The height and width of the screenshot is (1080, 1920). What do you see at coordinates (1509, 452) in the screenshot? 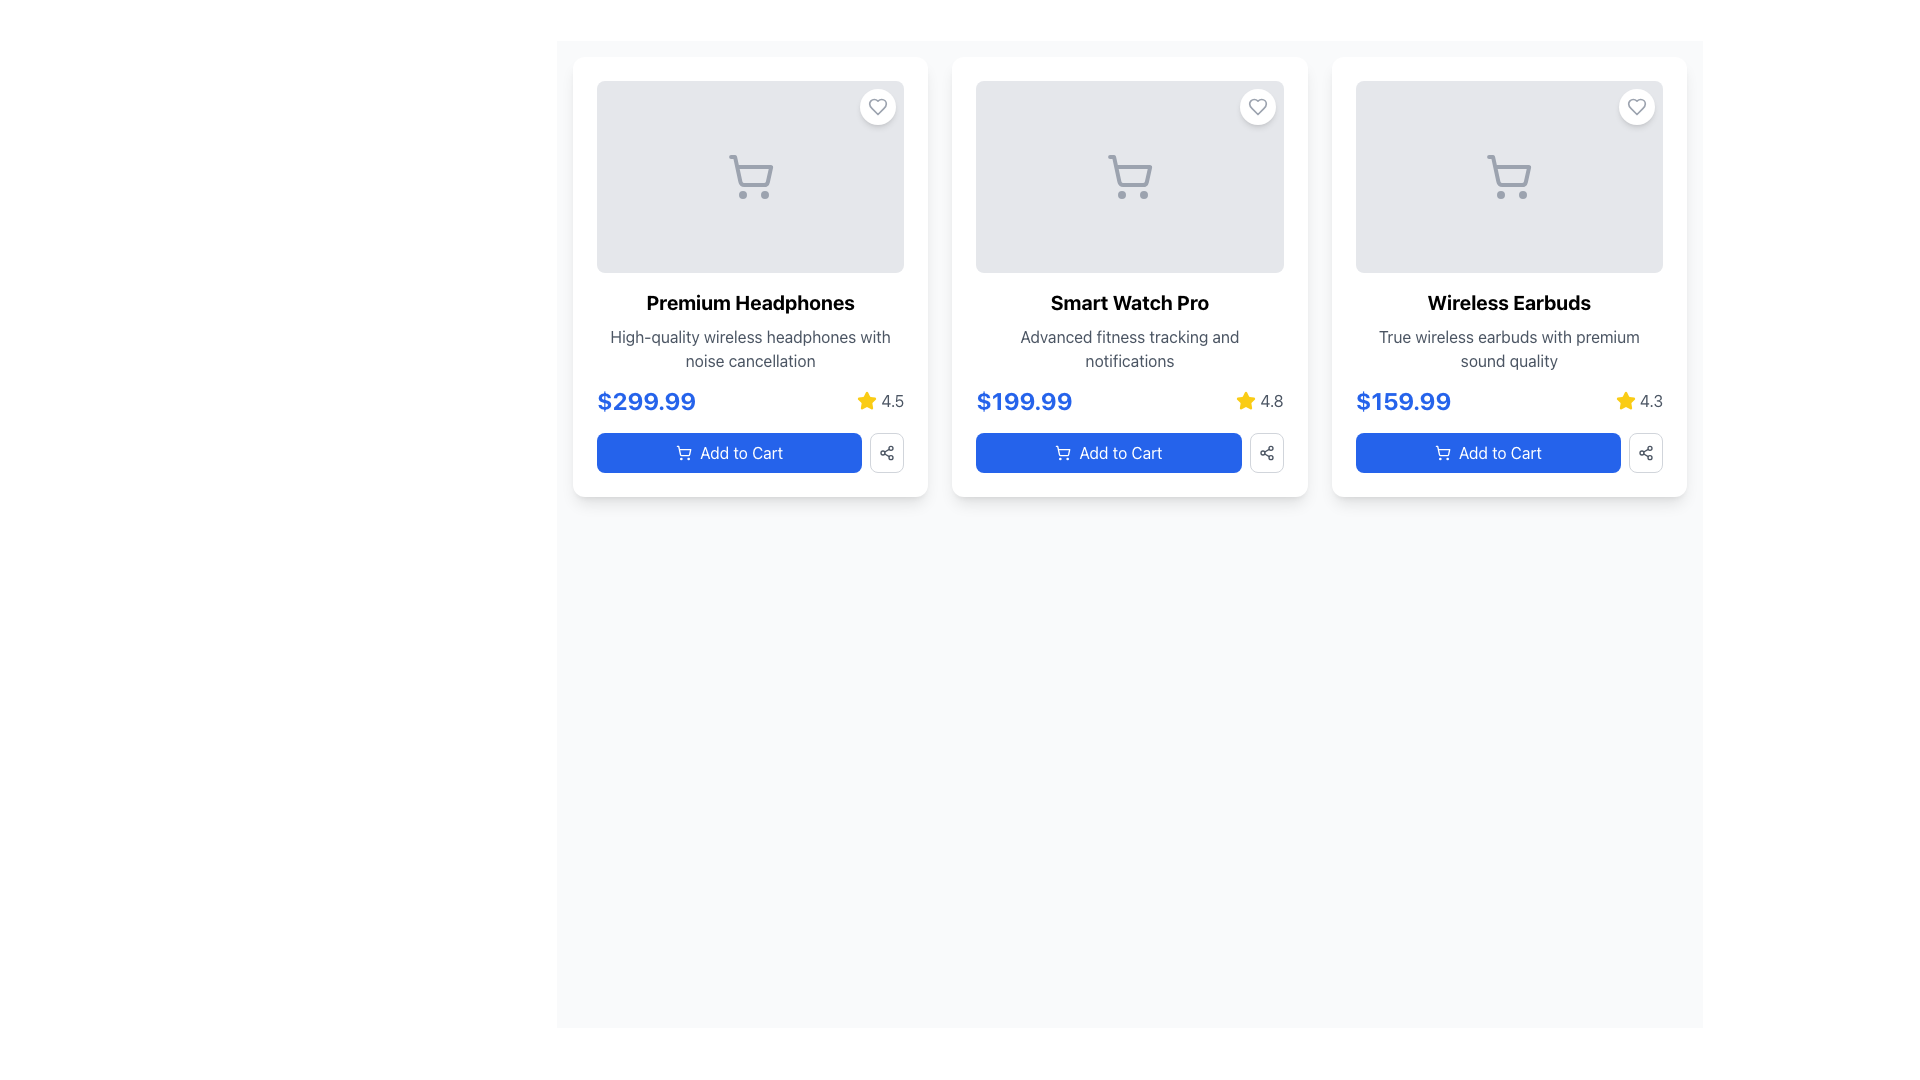
I see `the 'Add to Cart' button located at the lower section of the product card on the rightmost side of the page` at bounding box center [1509, 452].